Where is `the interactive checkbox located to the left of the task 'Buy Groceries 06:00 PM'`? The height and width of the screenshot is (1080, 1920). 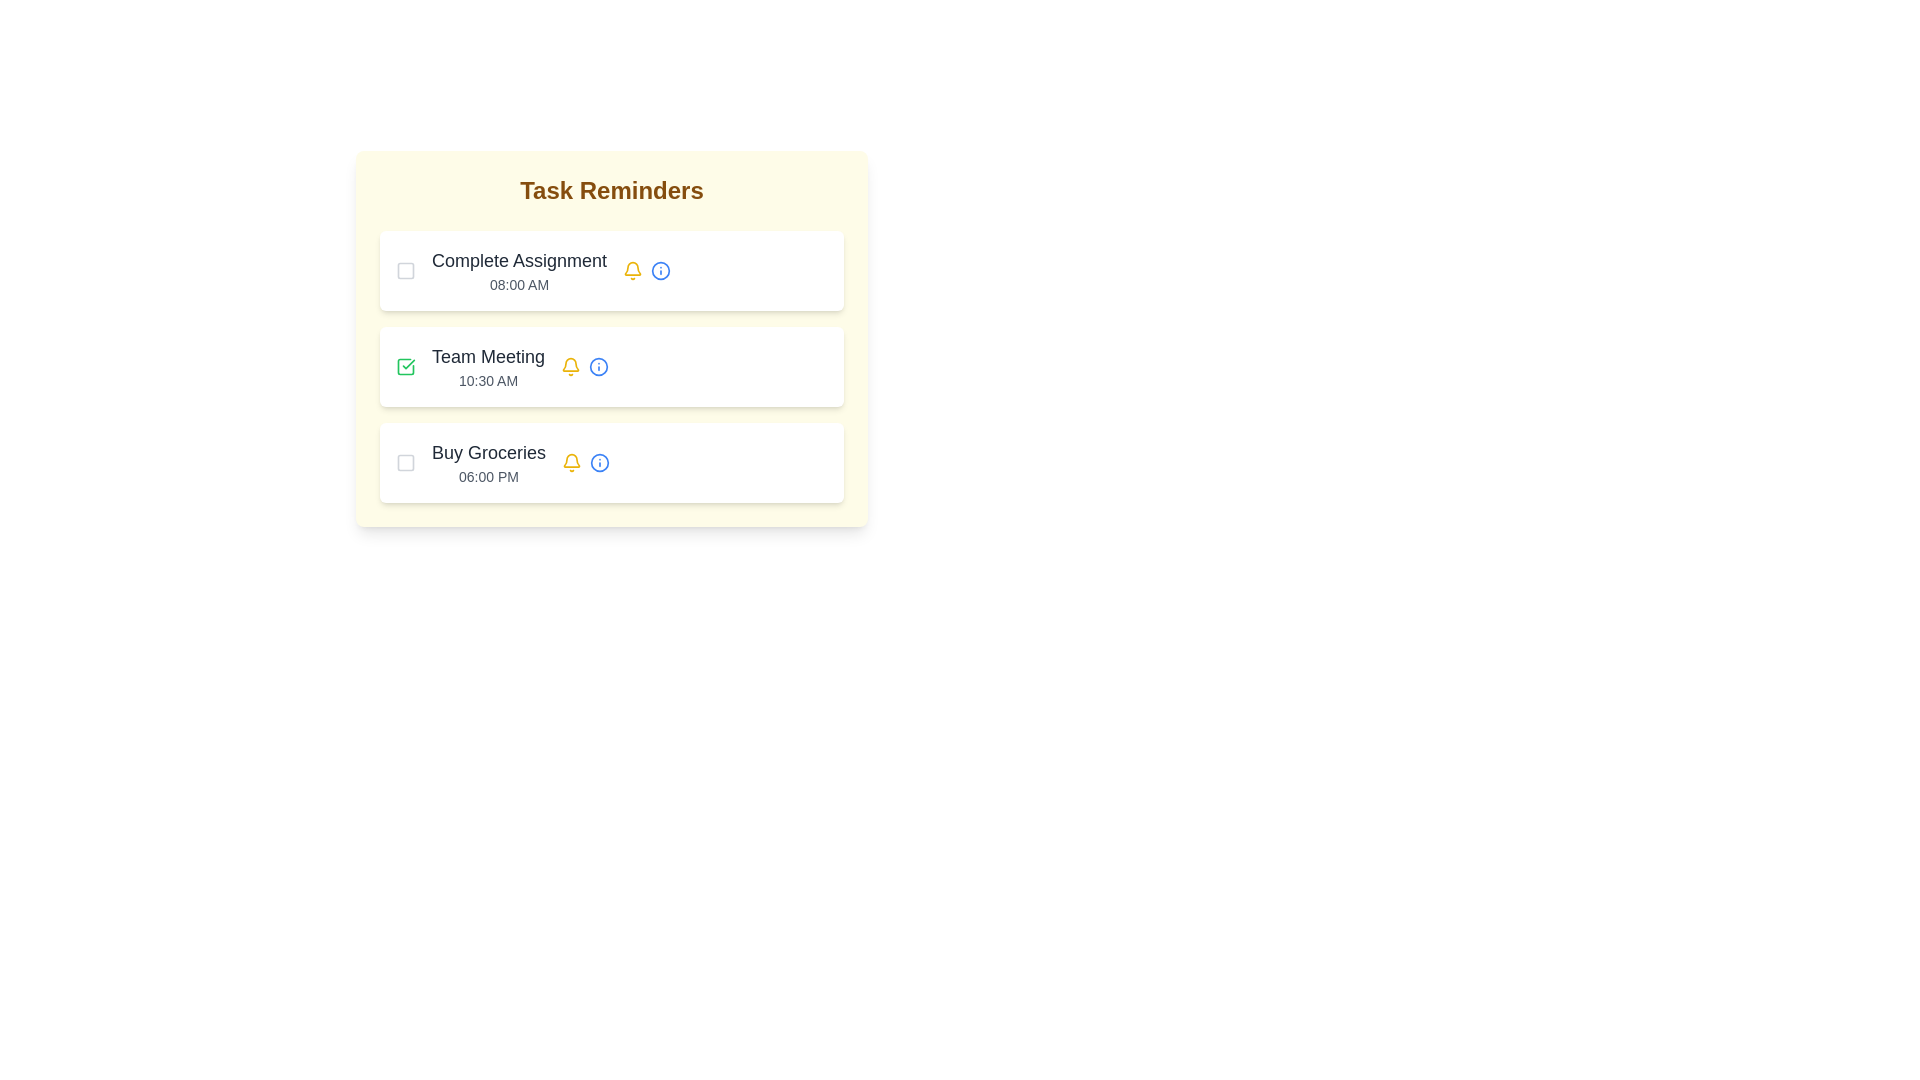
the interactive checkbox located to the left of the task 'Buy Groceries 06:00 PM' is located at coordinates (405, 462).